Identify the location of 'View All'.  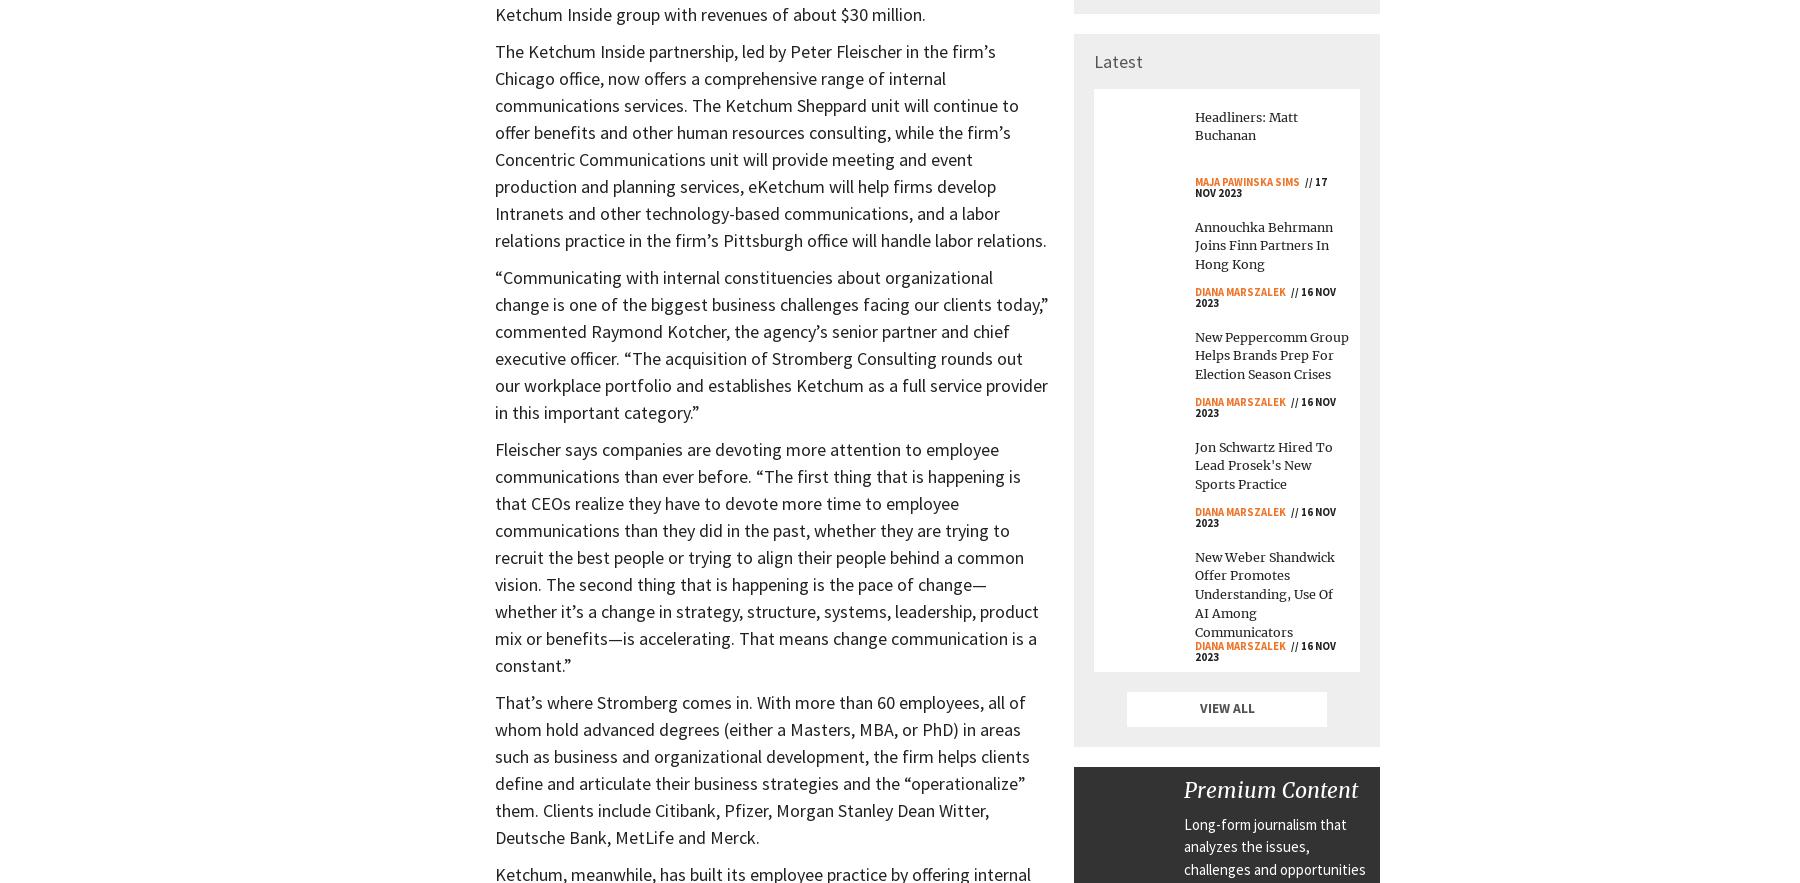
(1225, 708).